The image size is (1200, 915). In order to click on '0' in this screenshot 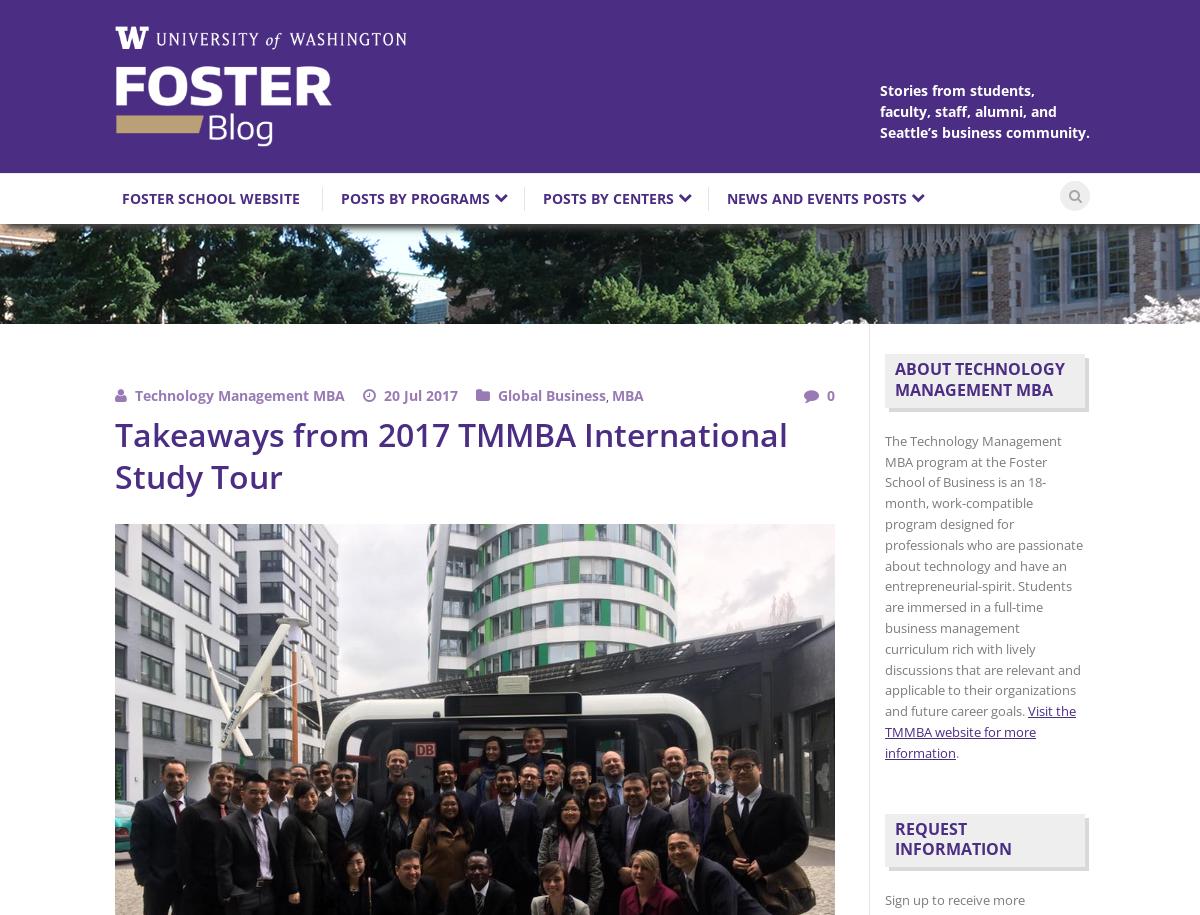, I will do `click(830, 394)`.